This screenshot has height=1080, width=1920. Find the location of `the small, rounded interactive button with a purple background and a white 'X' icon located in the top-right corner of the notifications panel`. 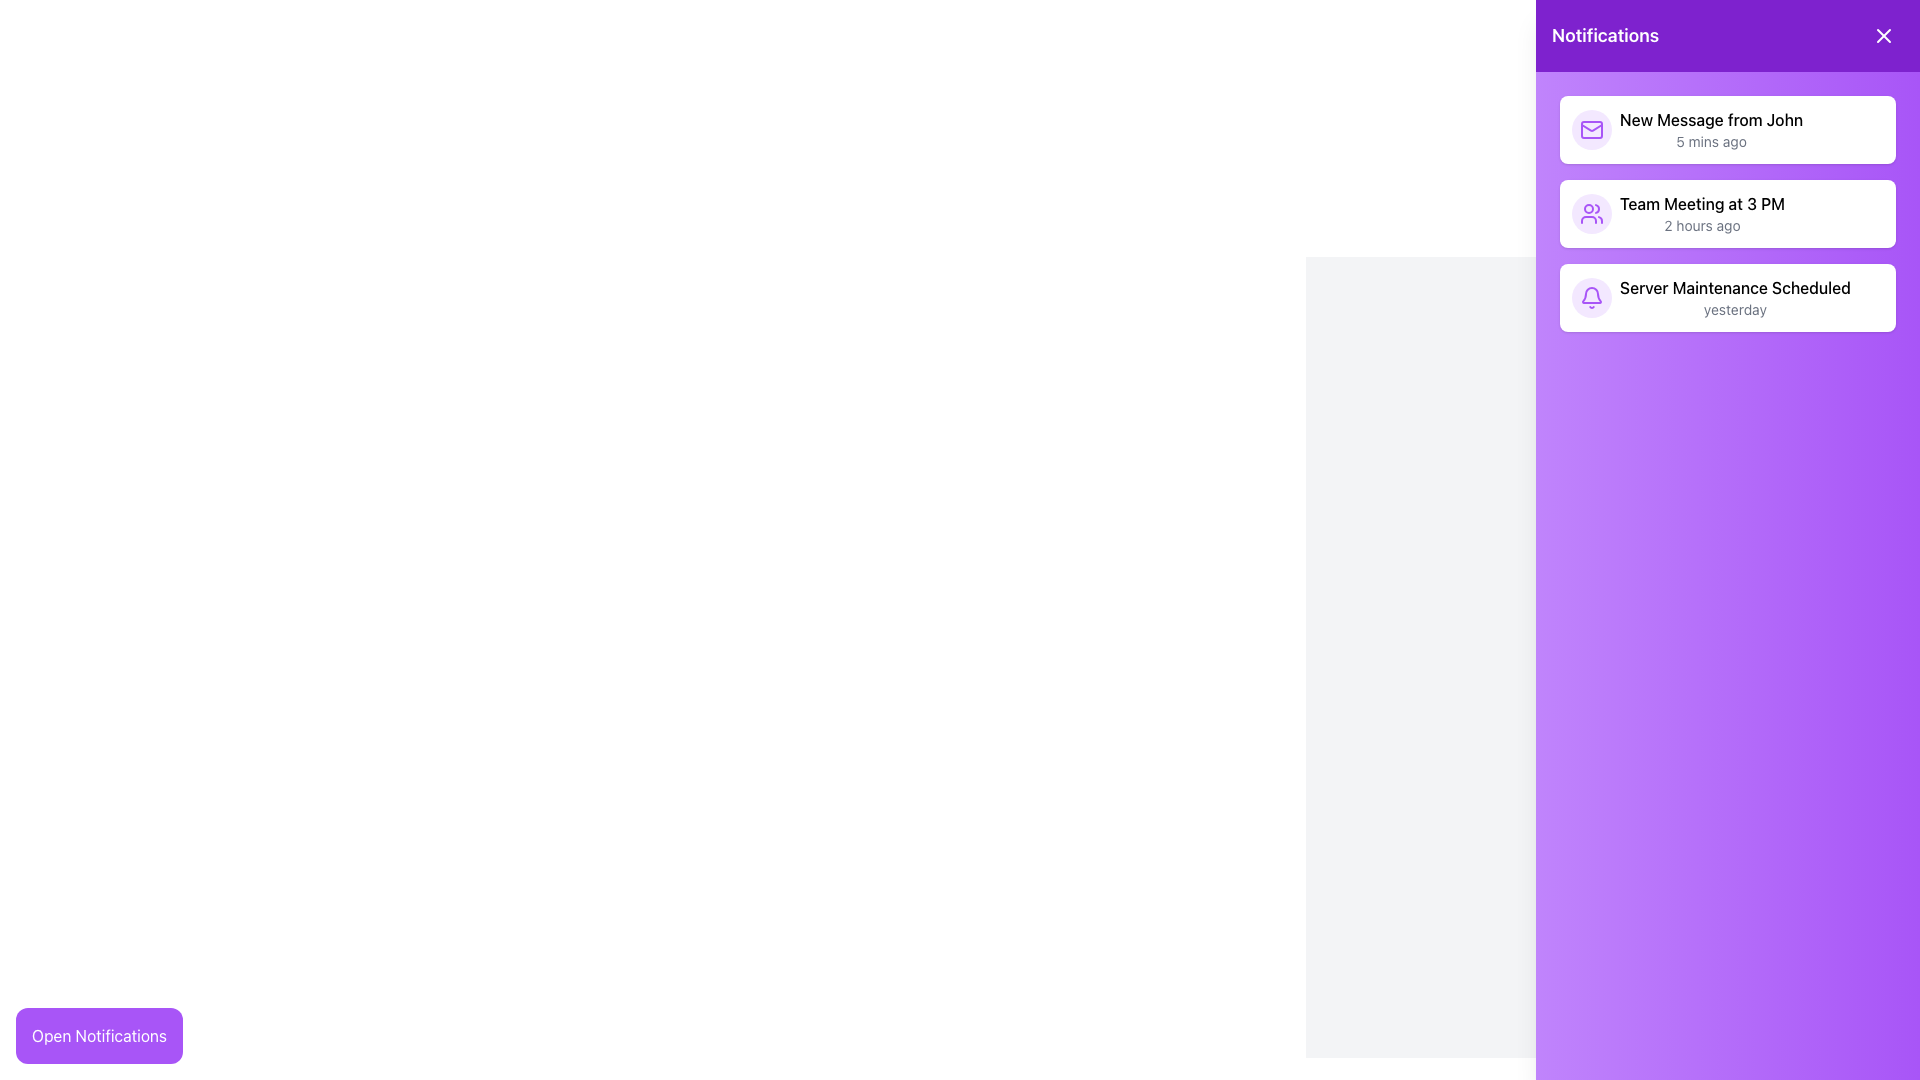

the small, rounded interactive button with a purple background and a white 'X' icon located in the top-right corner of the notifications panel is located at coordinates (1882, 35).